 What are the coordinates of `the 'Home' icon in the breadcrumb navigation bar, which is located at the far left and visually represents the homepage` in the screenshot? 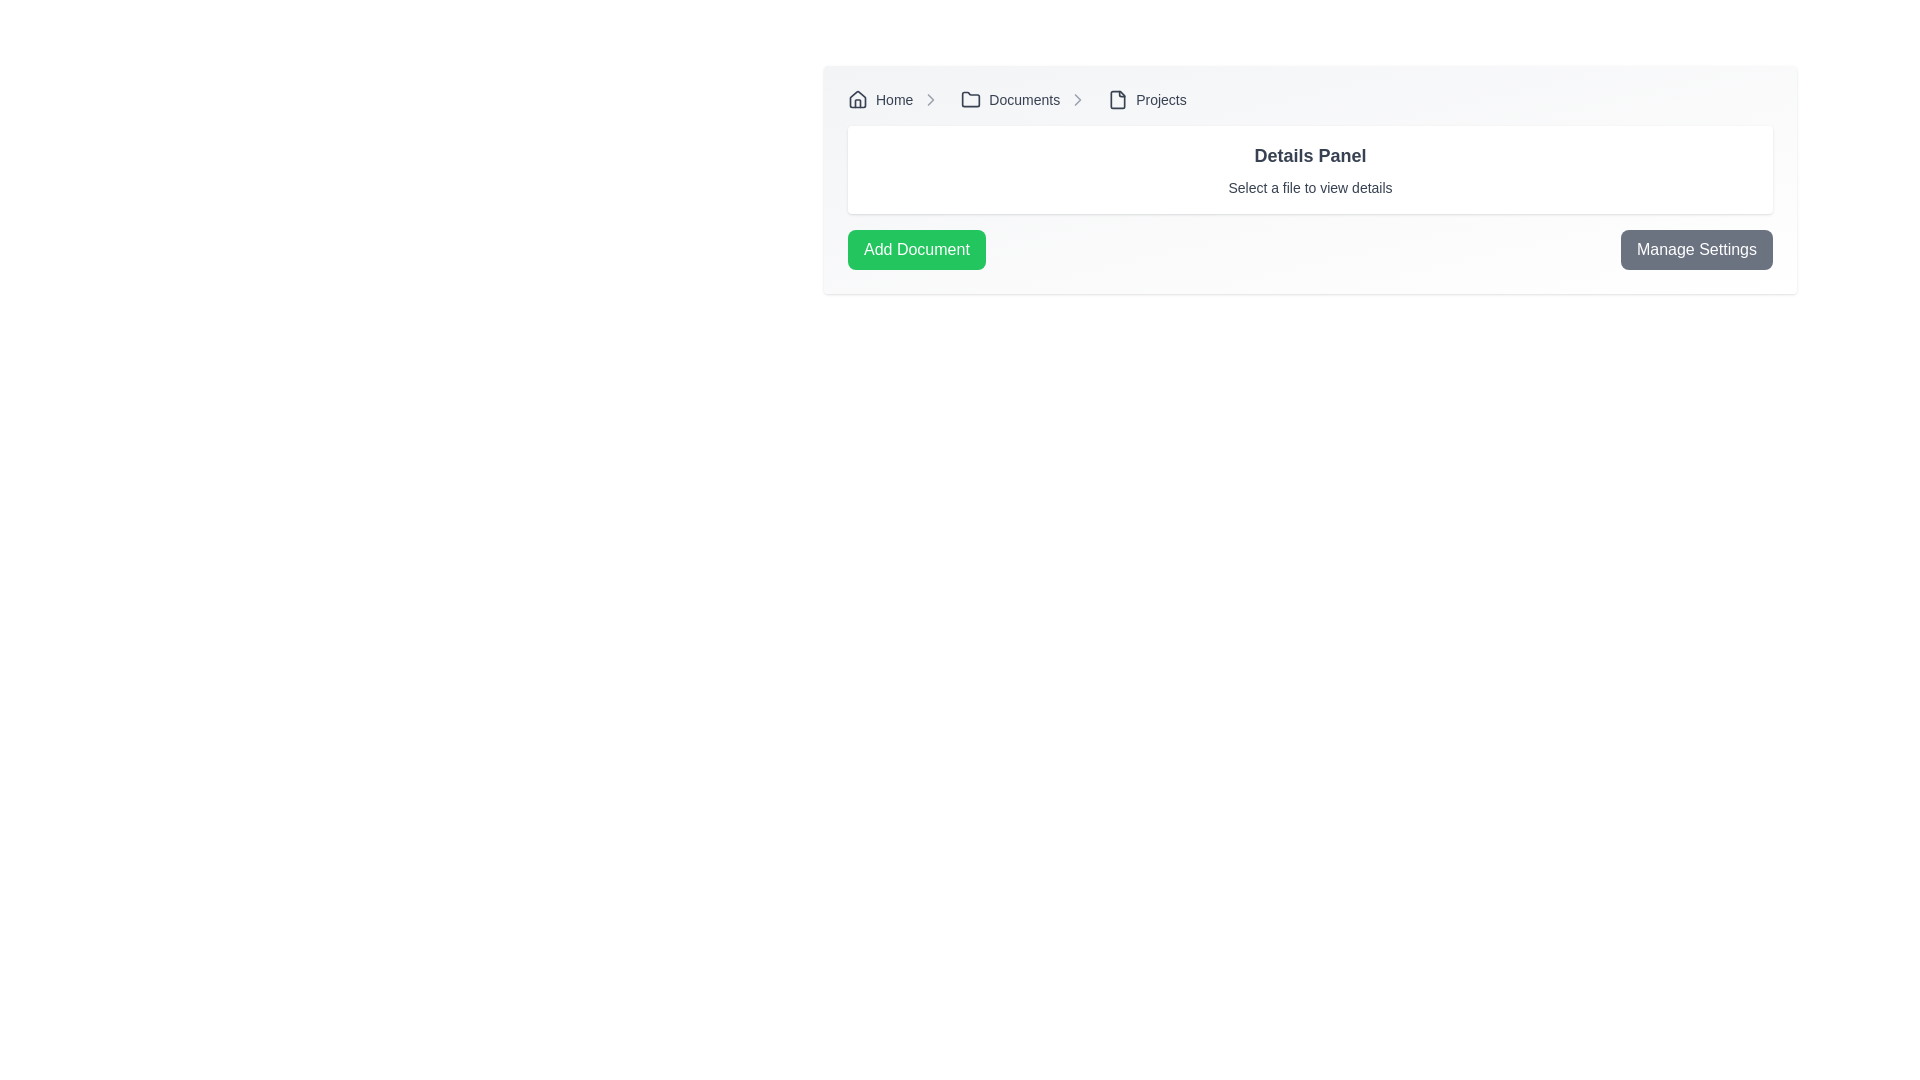 It's located at (858, 100).